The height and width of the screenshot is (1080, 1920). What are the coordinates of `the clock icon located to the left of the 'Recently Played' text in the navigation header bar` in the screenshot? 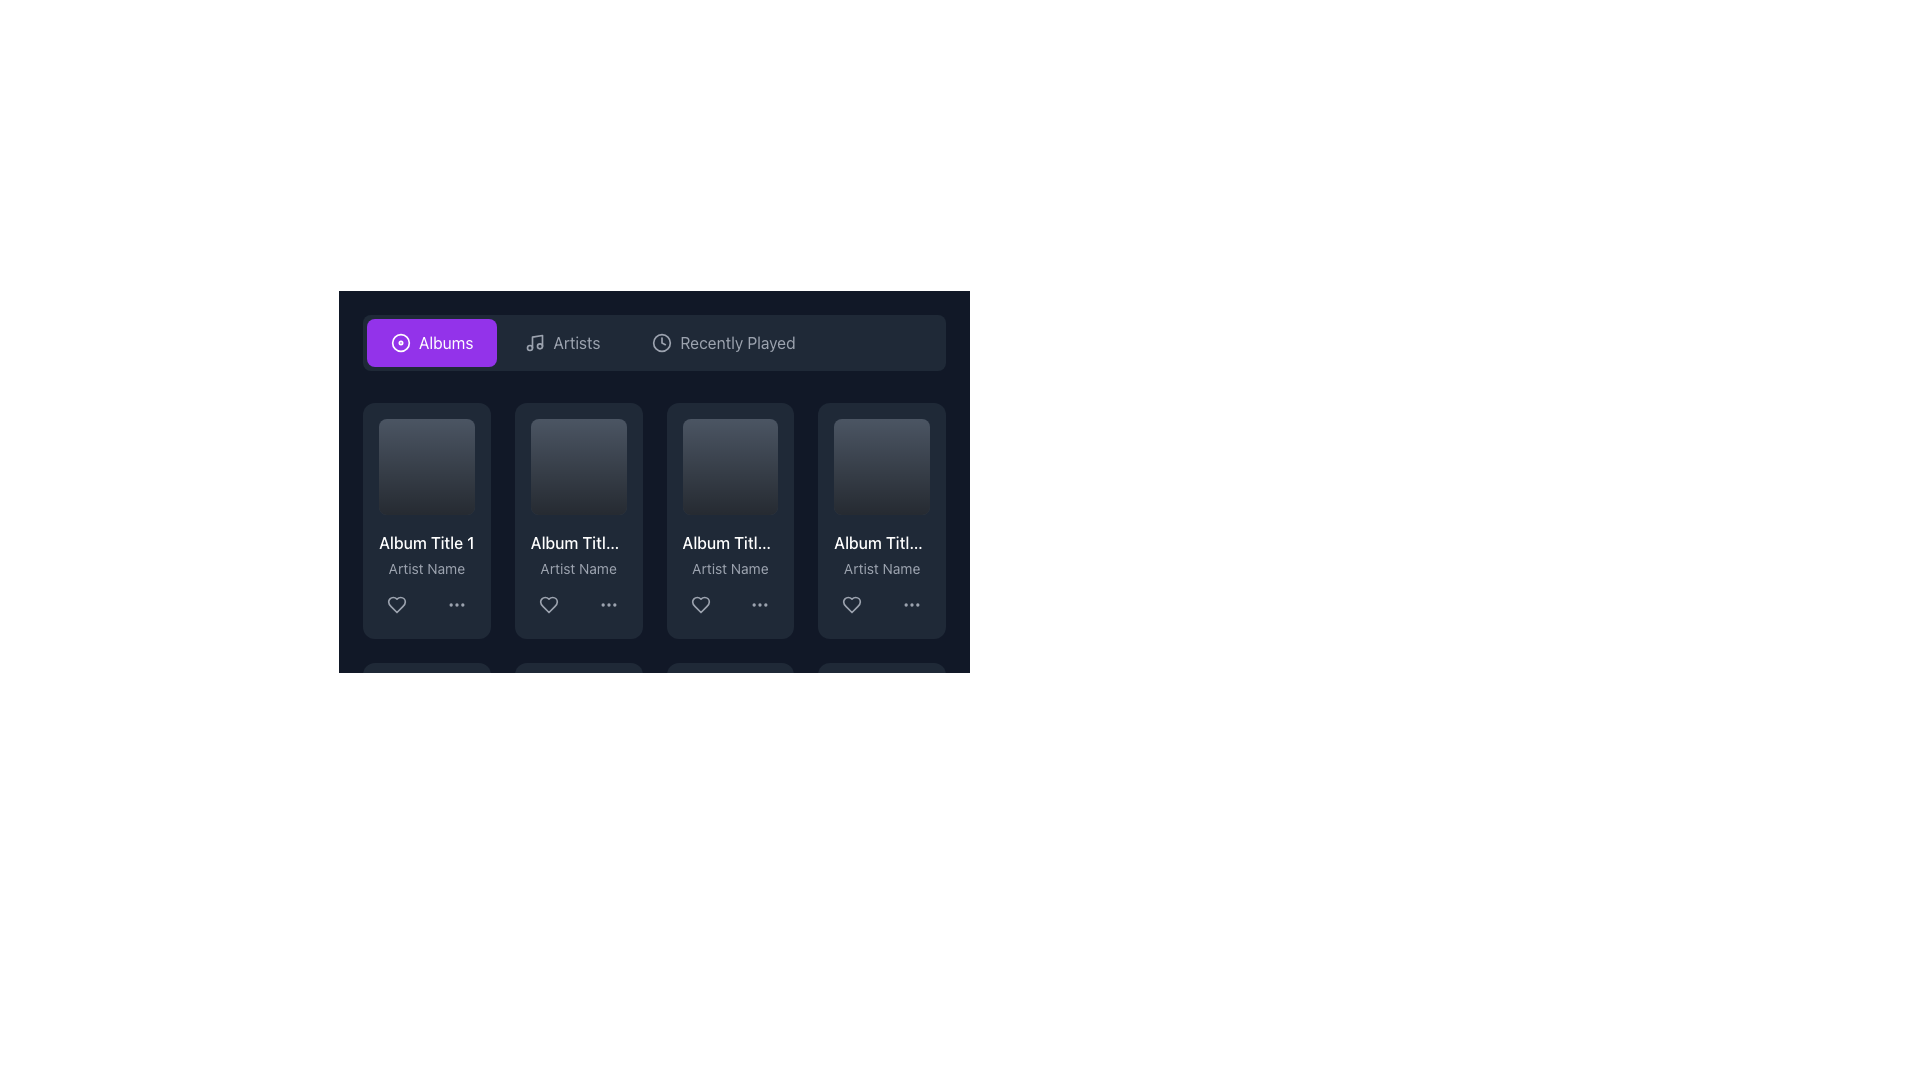 It's located at (662, 342).